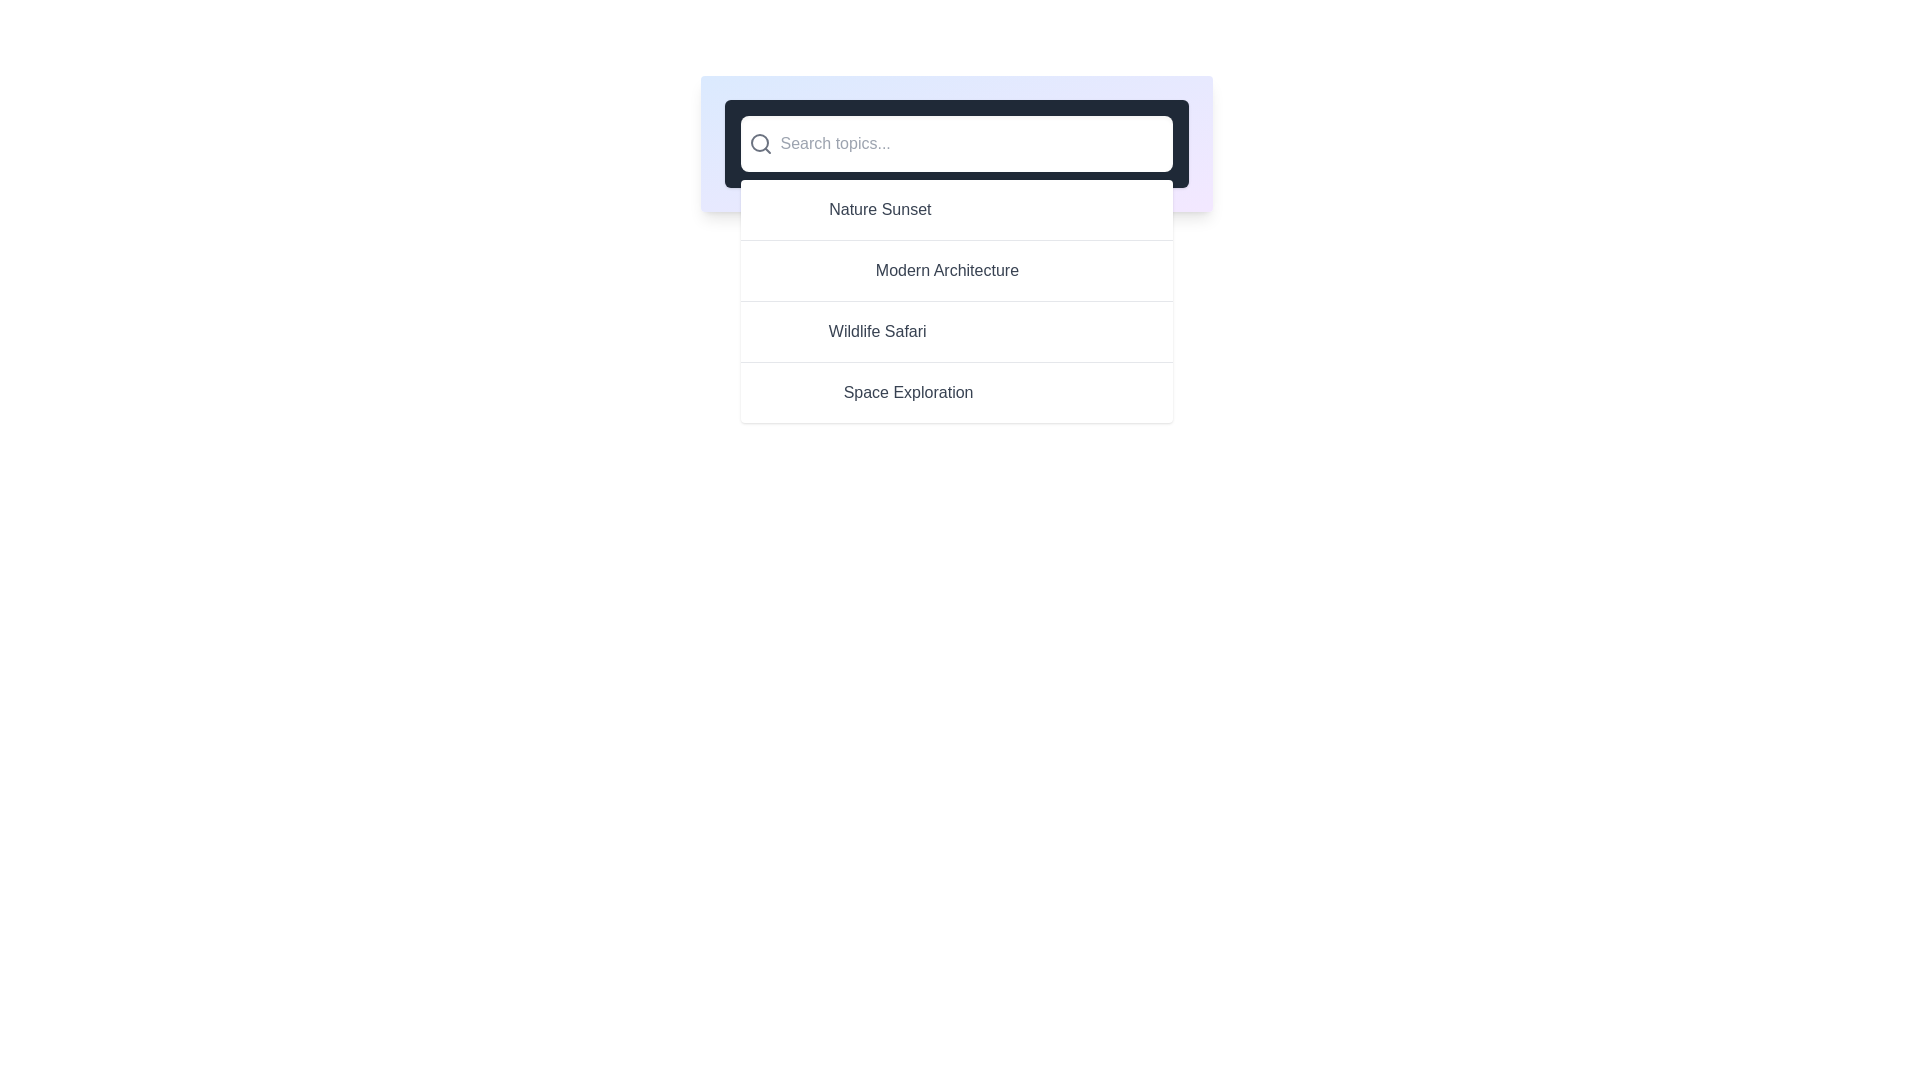 This screenshot has height=1080, width=1920. Describe the element at coordinates (907, 393) in the screenshot. I see `text of the label displaying 'Space Exploration', which is the fourth item in the dropdown list below the search bar, aligned to the right of an emoji` at that location.